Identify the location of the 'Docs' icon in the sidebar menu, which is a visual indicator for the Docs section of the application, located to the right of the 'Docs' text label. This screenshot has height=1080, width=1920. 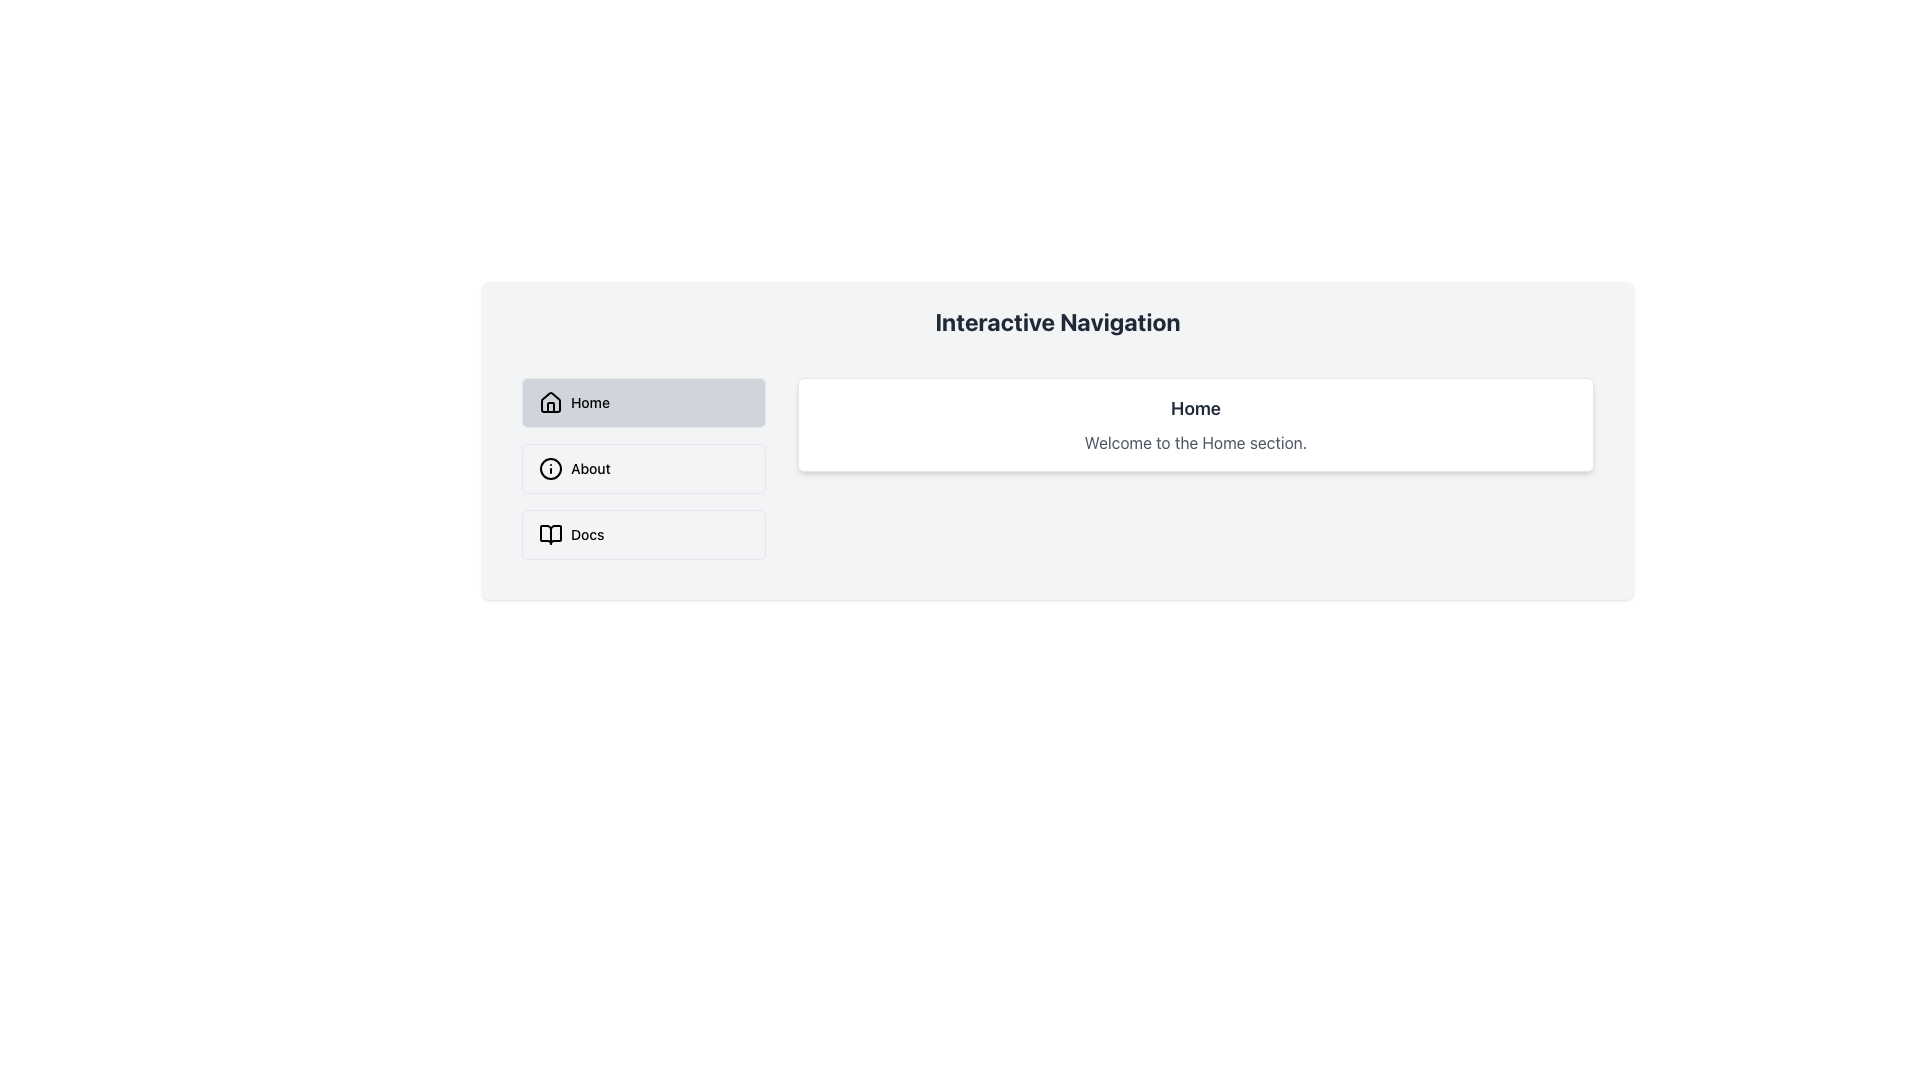
(551, 534).